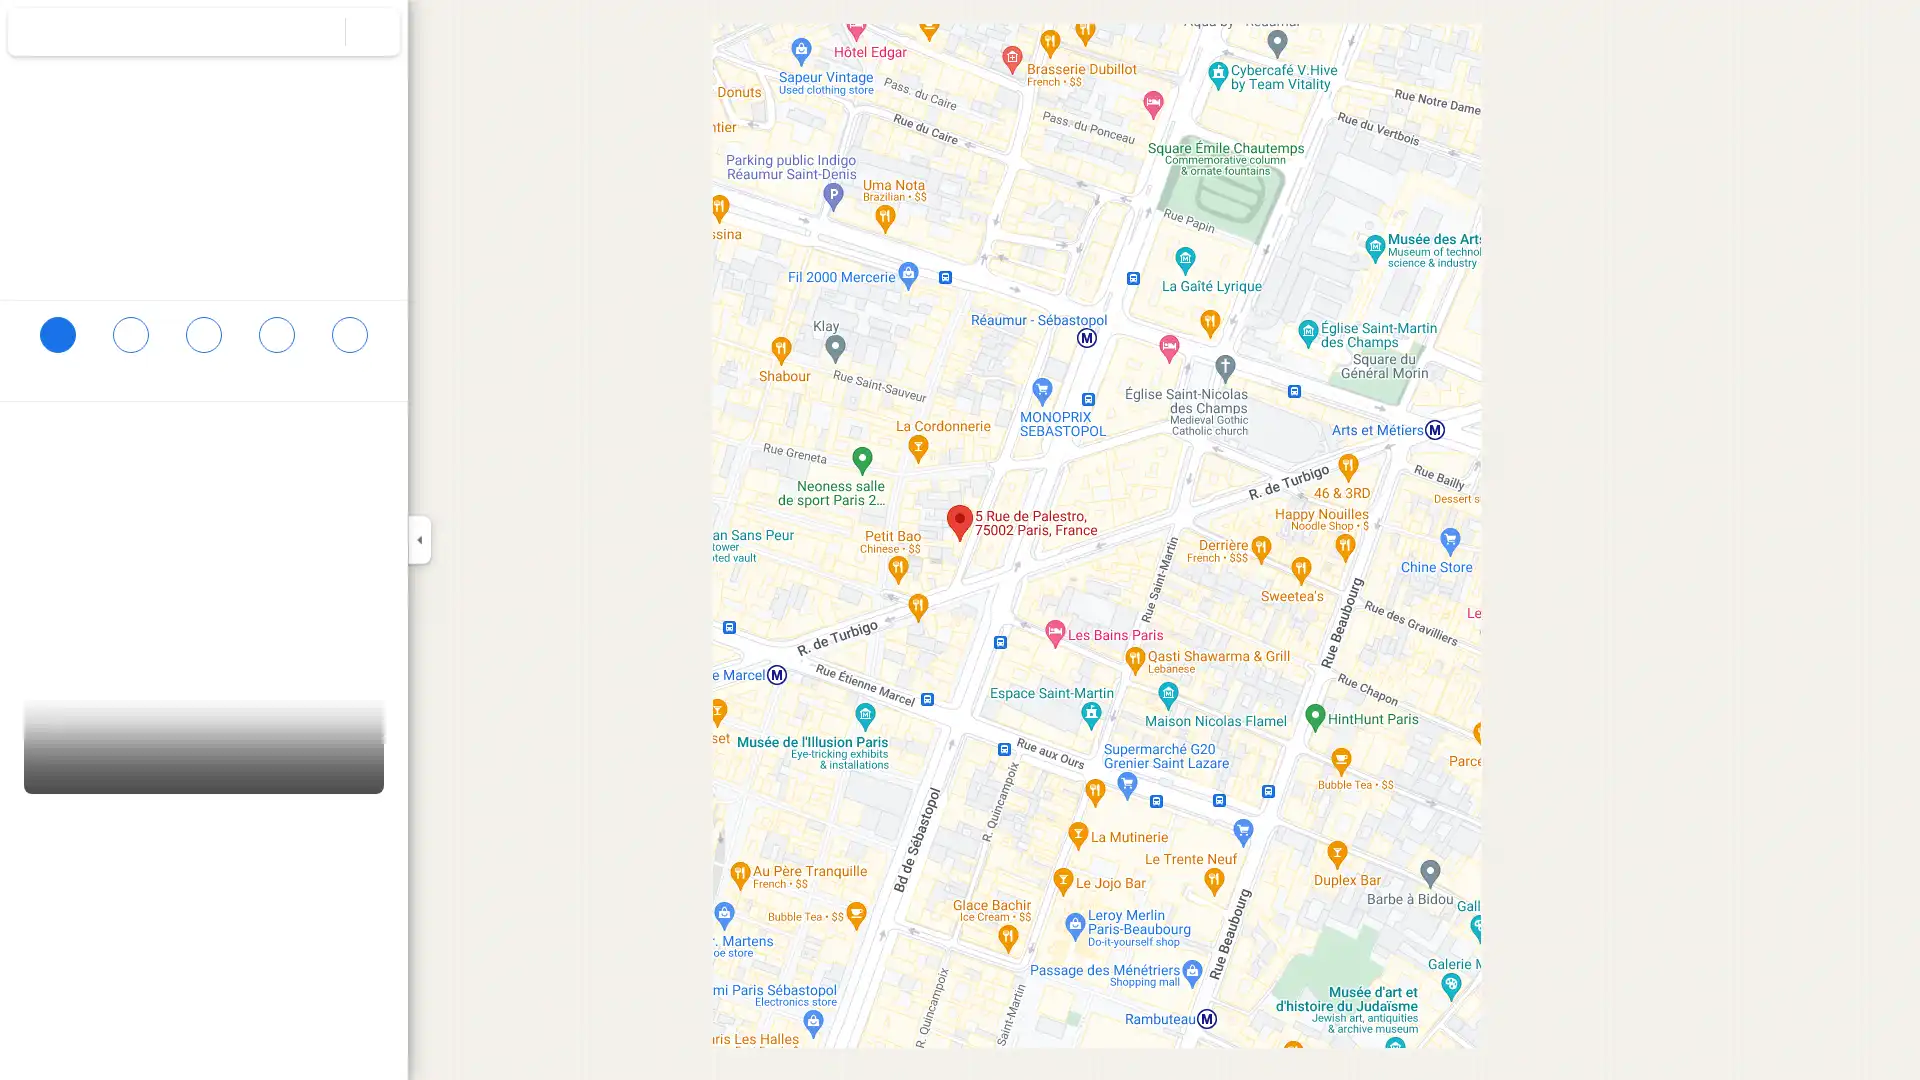  I want to click on Search, so click(317, 31).